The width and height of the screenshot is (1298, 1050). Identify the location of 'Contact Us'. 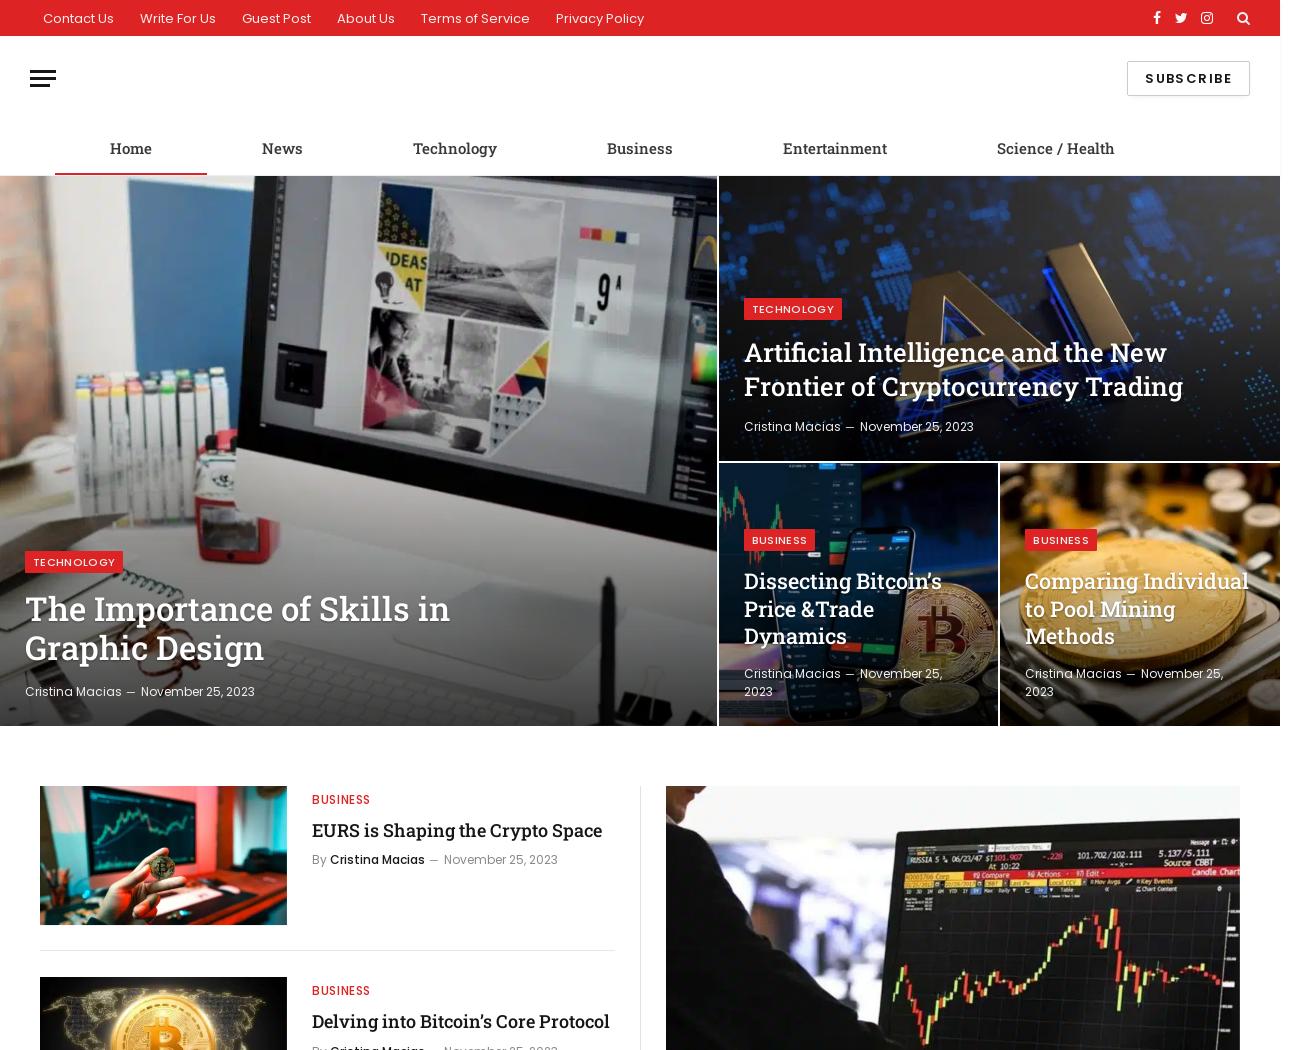
(78, 17).